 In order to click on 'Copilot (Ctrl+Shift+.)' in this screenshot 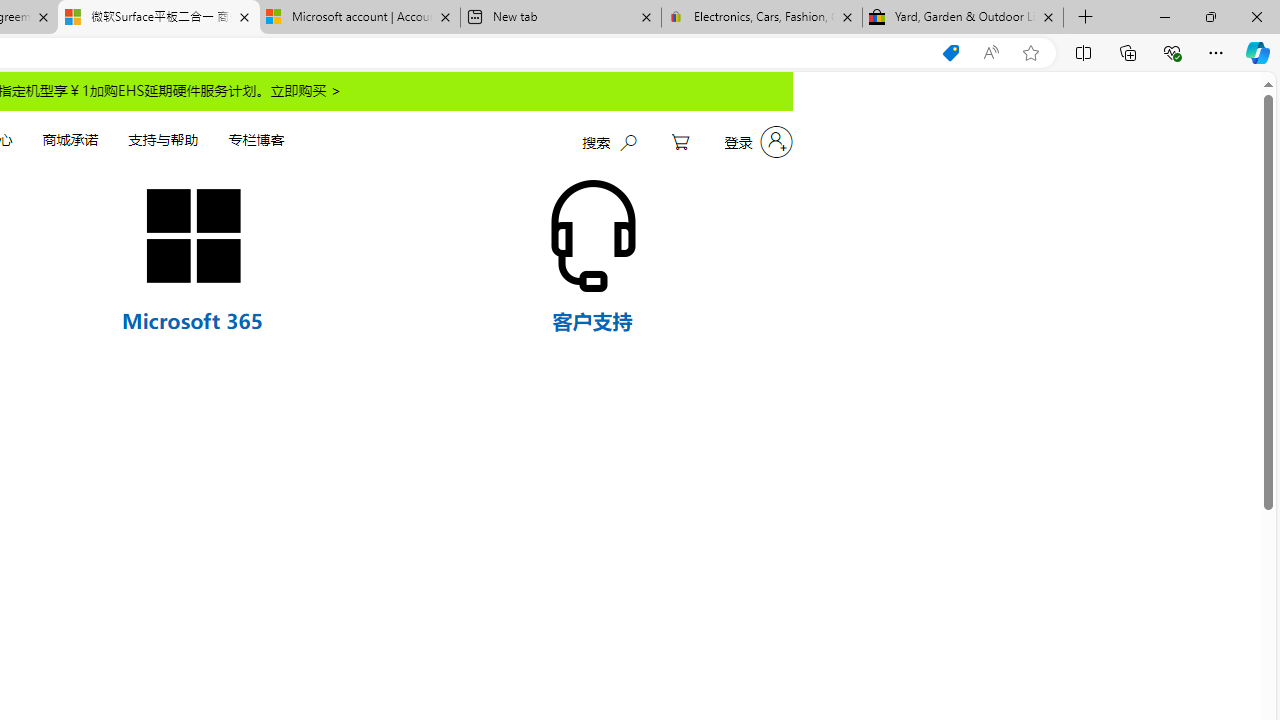, I will do `click(1257, 51)`.